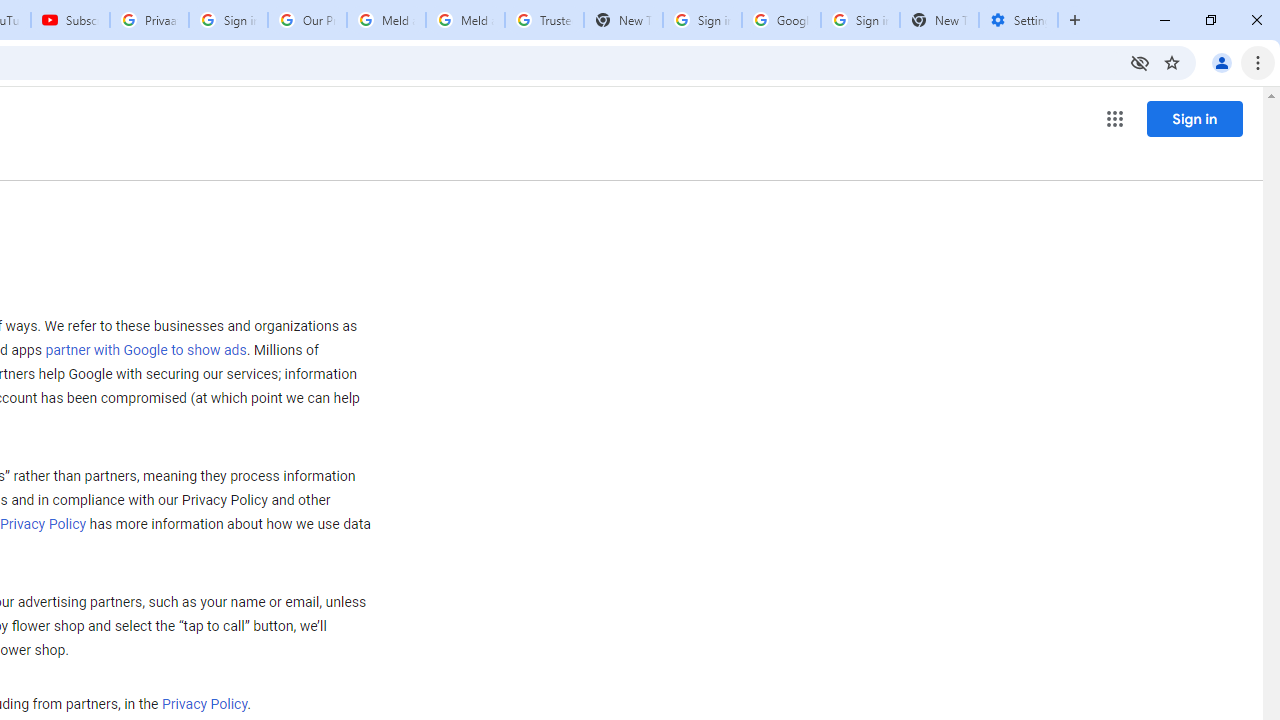  I want to click on 'Subscriptions - YouTube', so click(70, 20).